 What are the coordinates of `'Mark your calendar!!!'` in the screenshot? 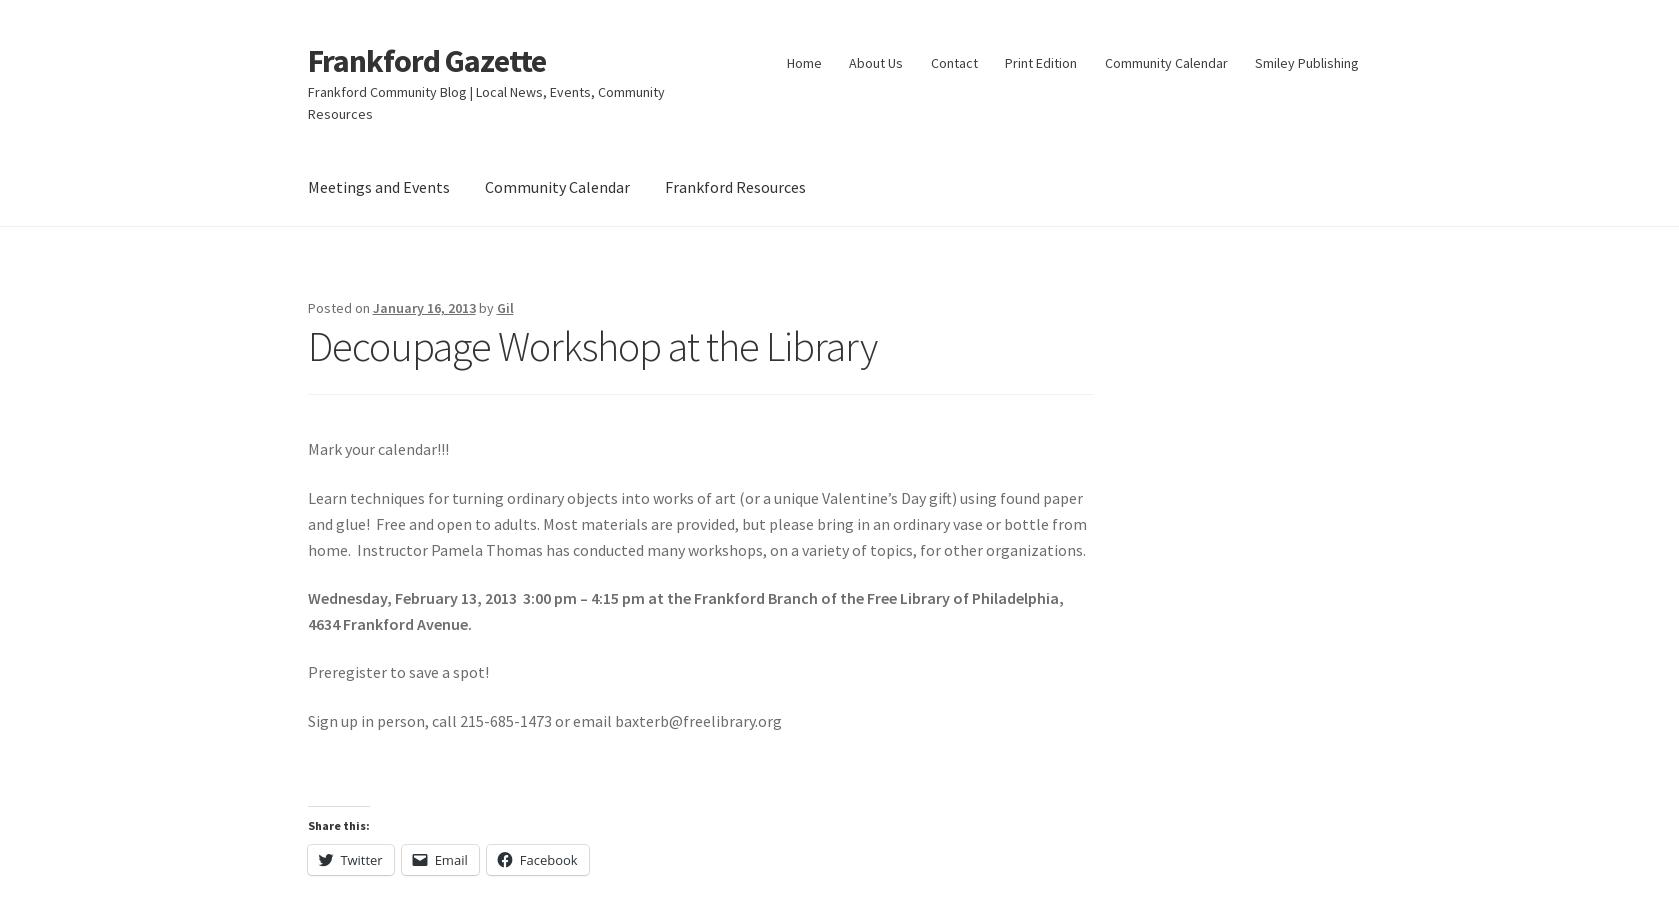 It's located at (377, 447).